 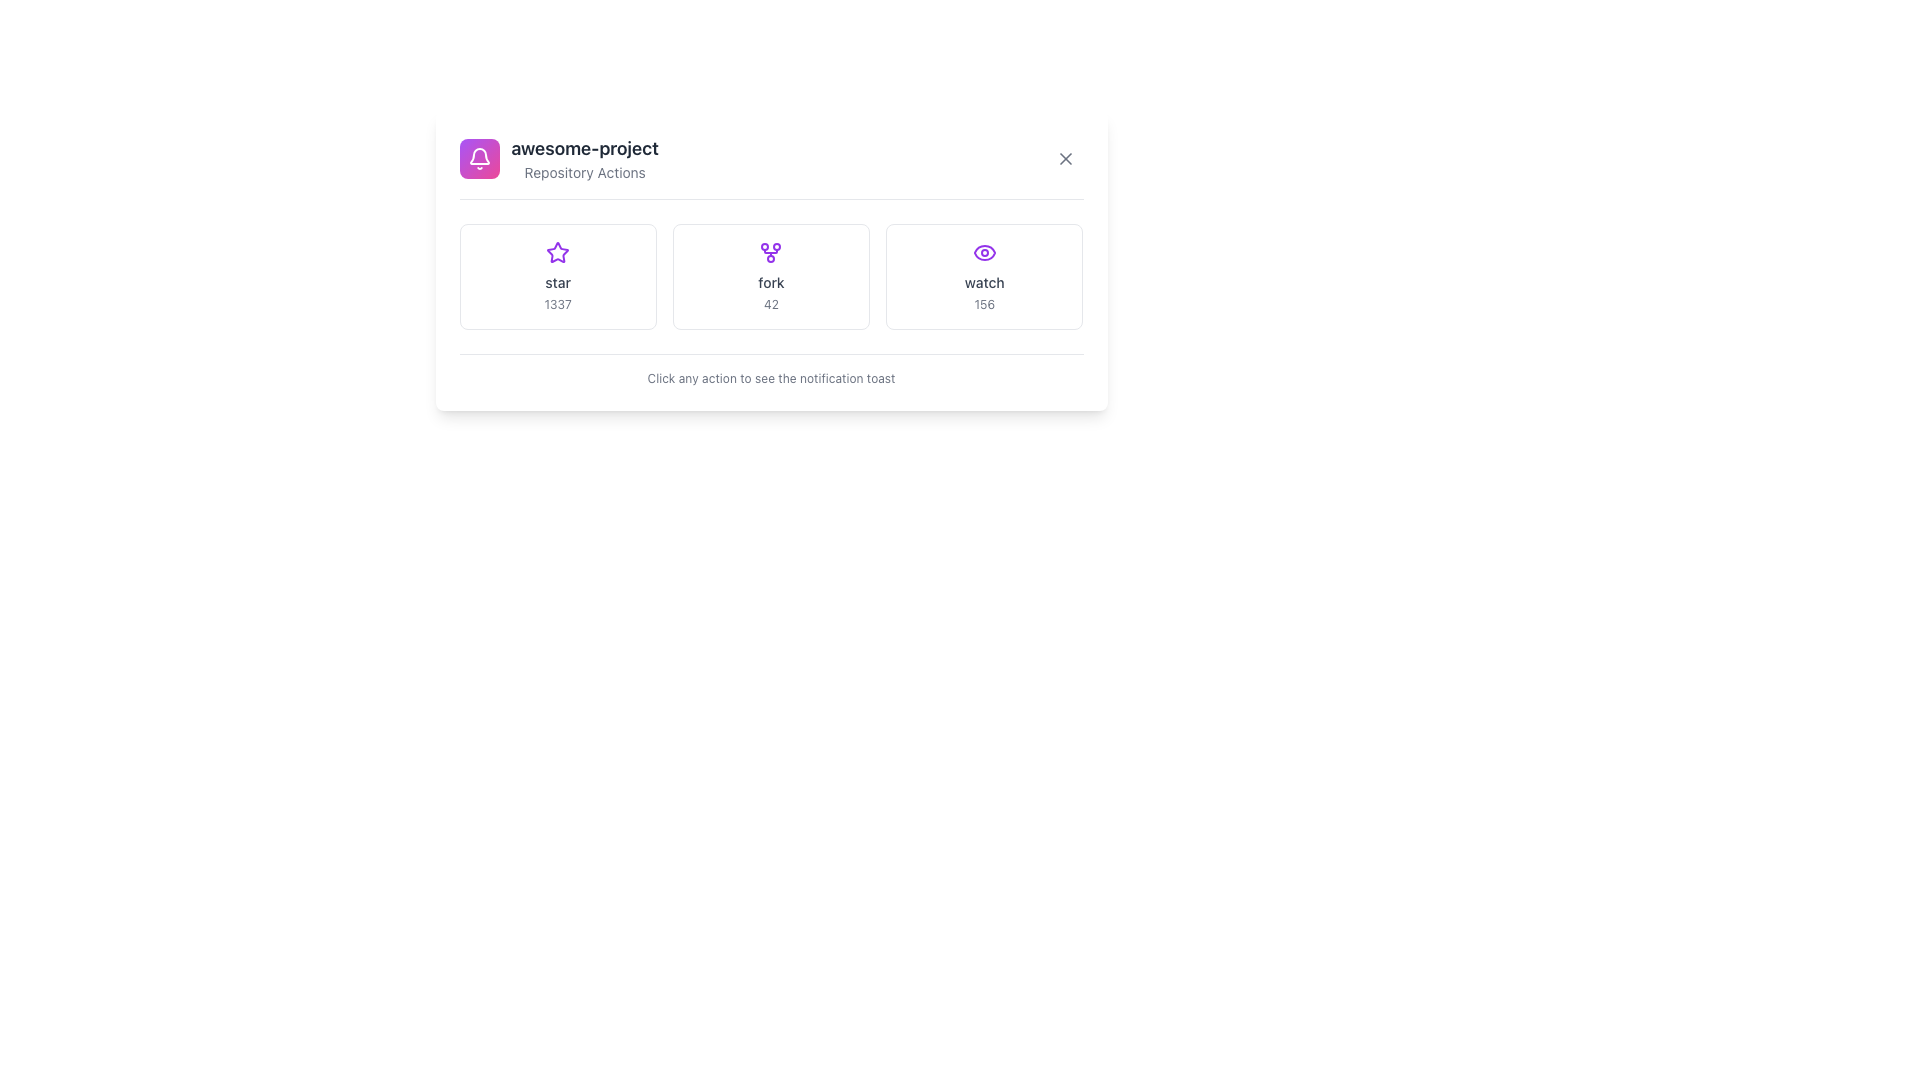 I want to click on the prominent text label 'awesome-project', which is styled in bold and slightly larger font above the 'Repository Actions' section, so click(x=584, y=148).